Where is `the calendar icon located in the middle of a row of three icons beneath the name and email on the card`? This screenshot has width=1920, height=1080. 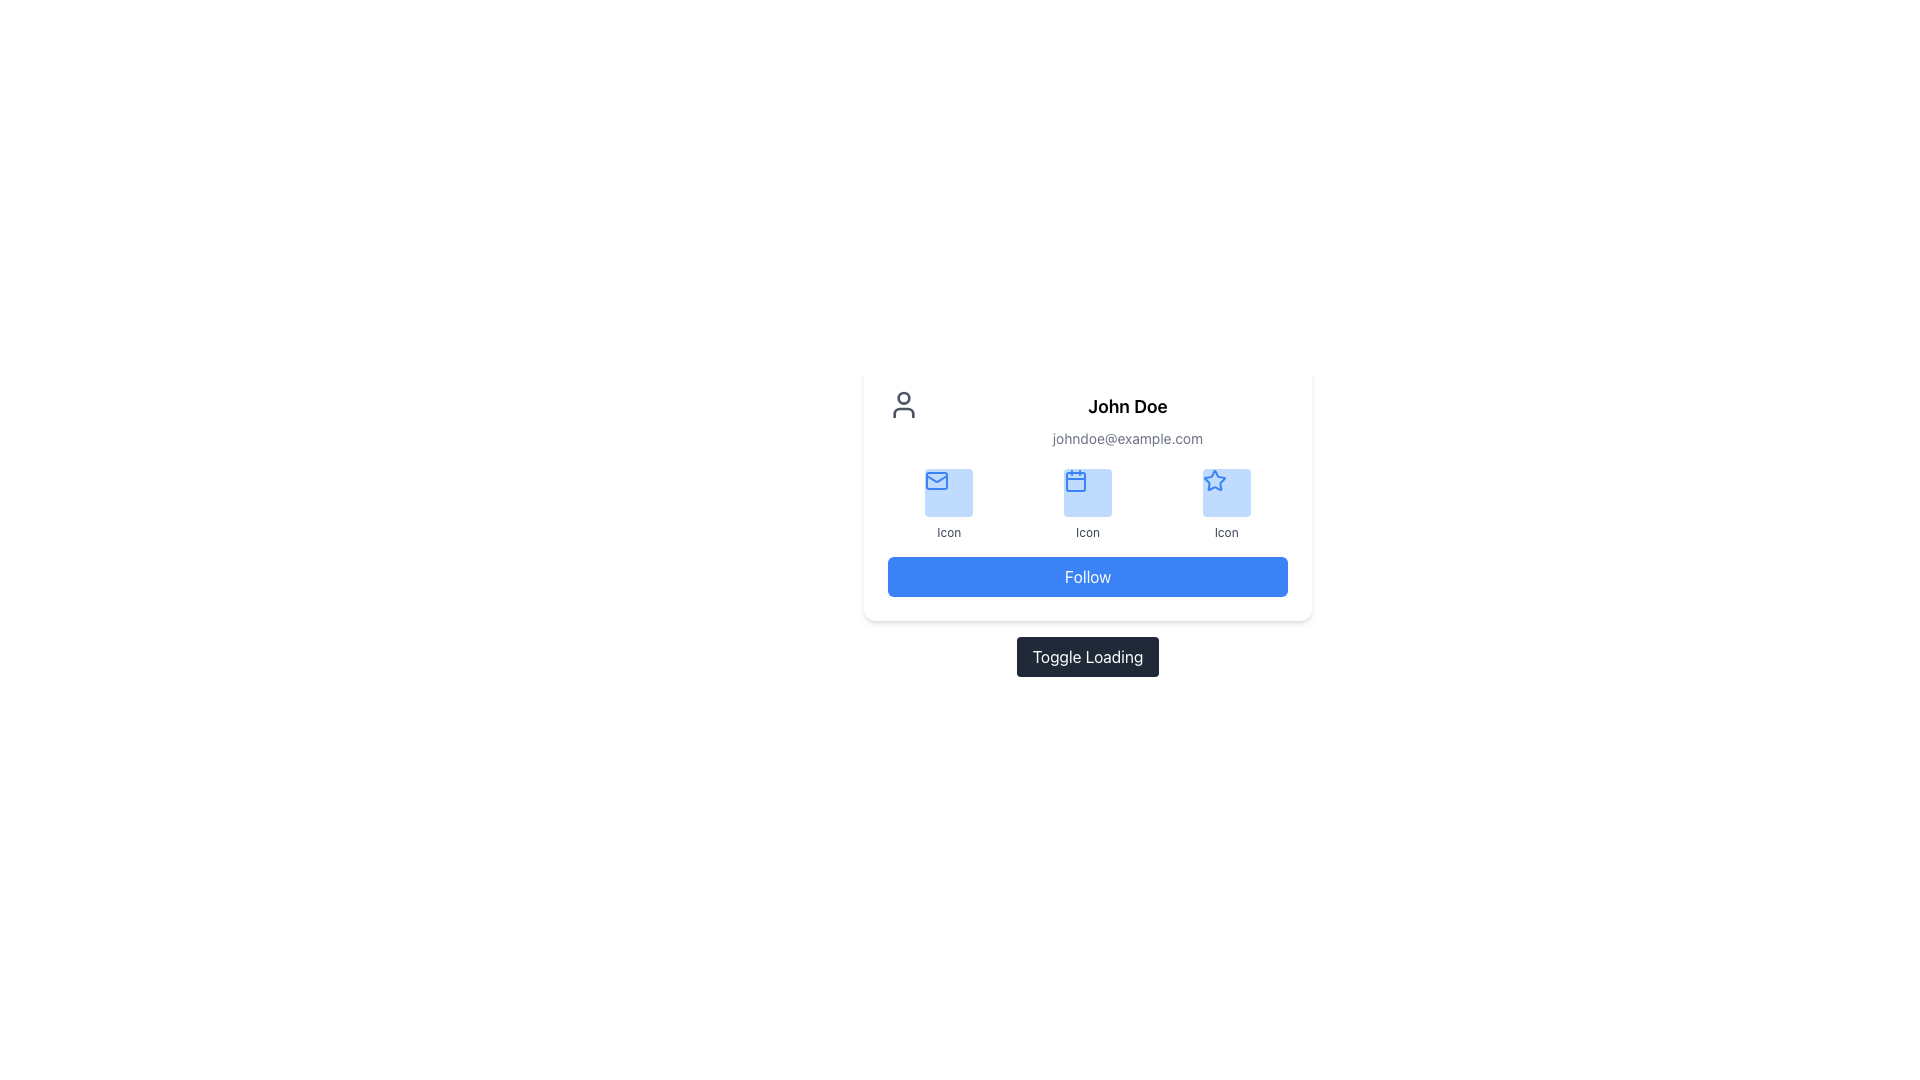
the calendar icon located in the middle of a row of three icons beneath the name and email on the card is located at coordinates (1074, 481).